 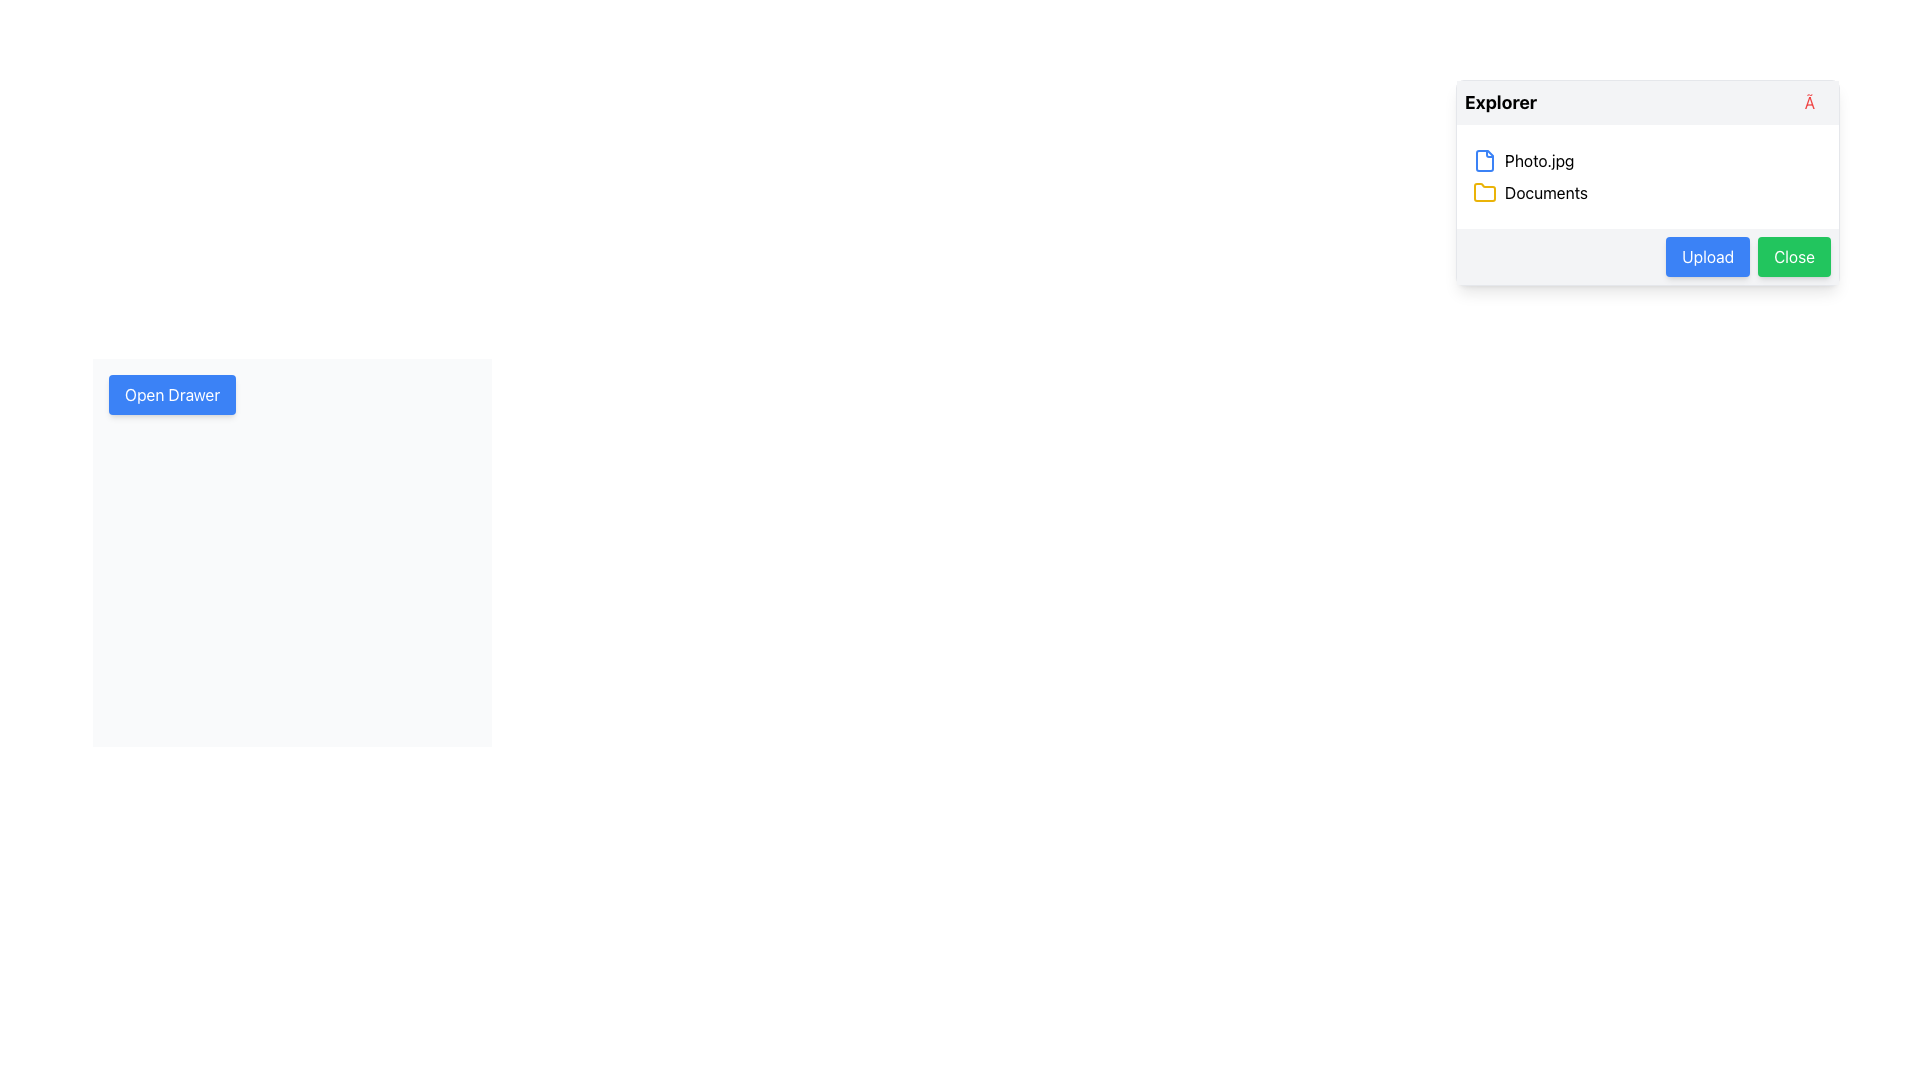 I want to click on the text label displaying 'Photo.jpg', so click(x=1538, y=160).